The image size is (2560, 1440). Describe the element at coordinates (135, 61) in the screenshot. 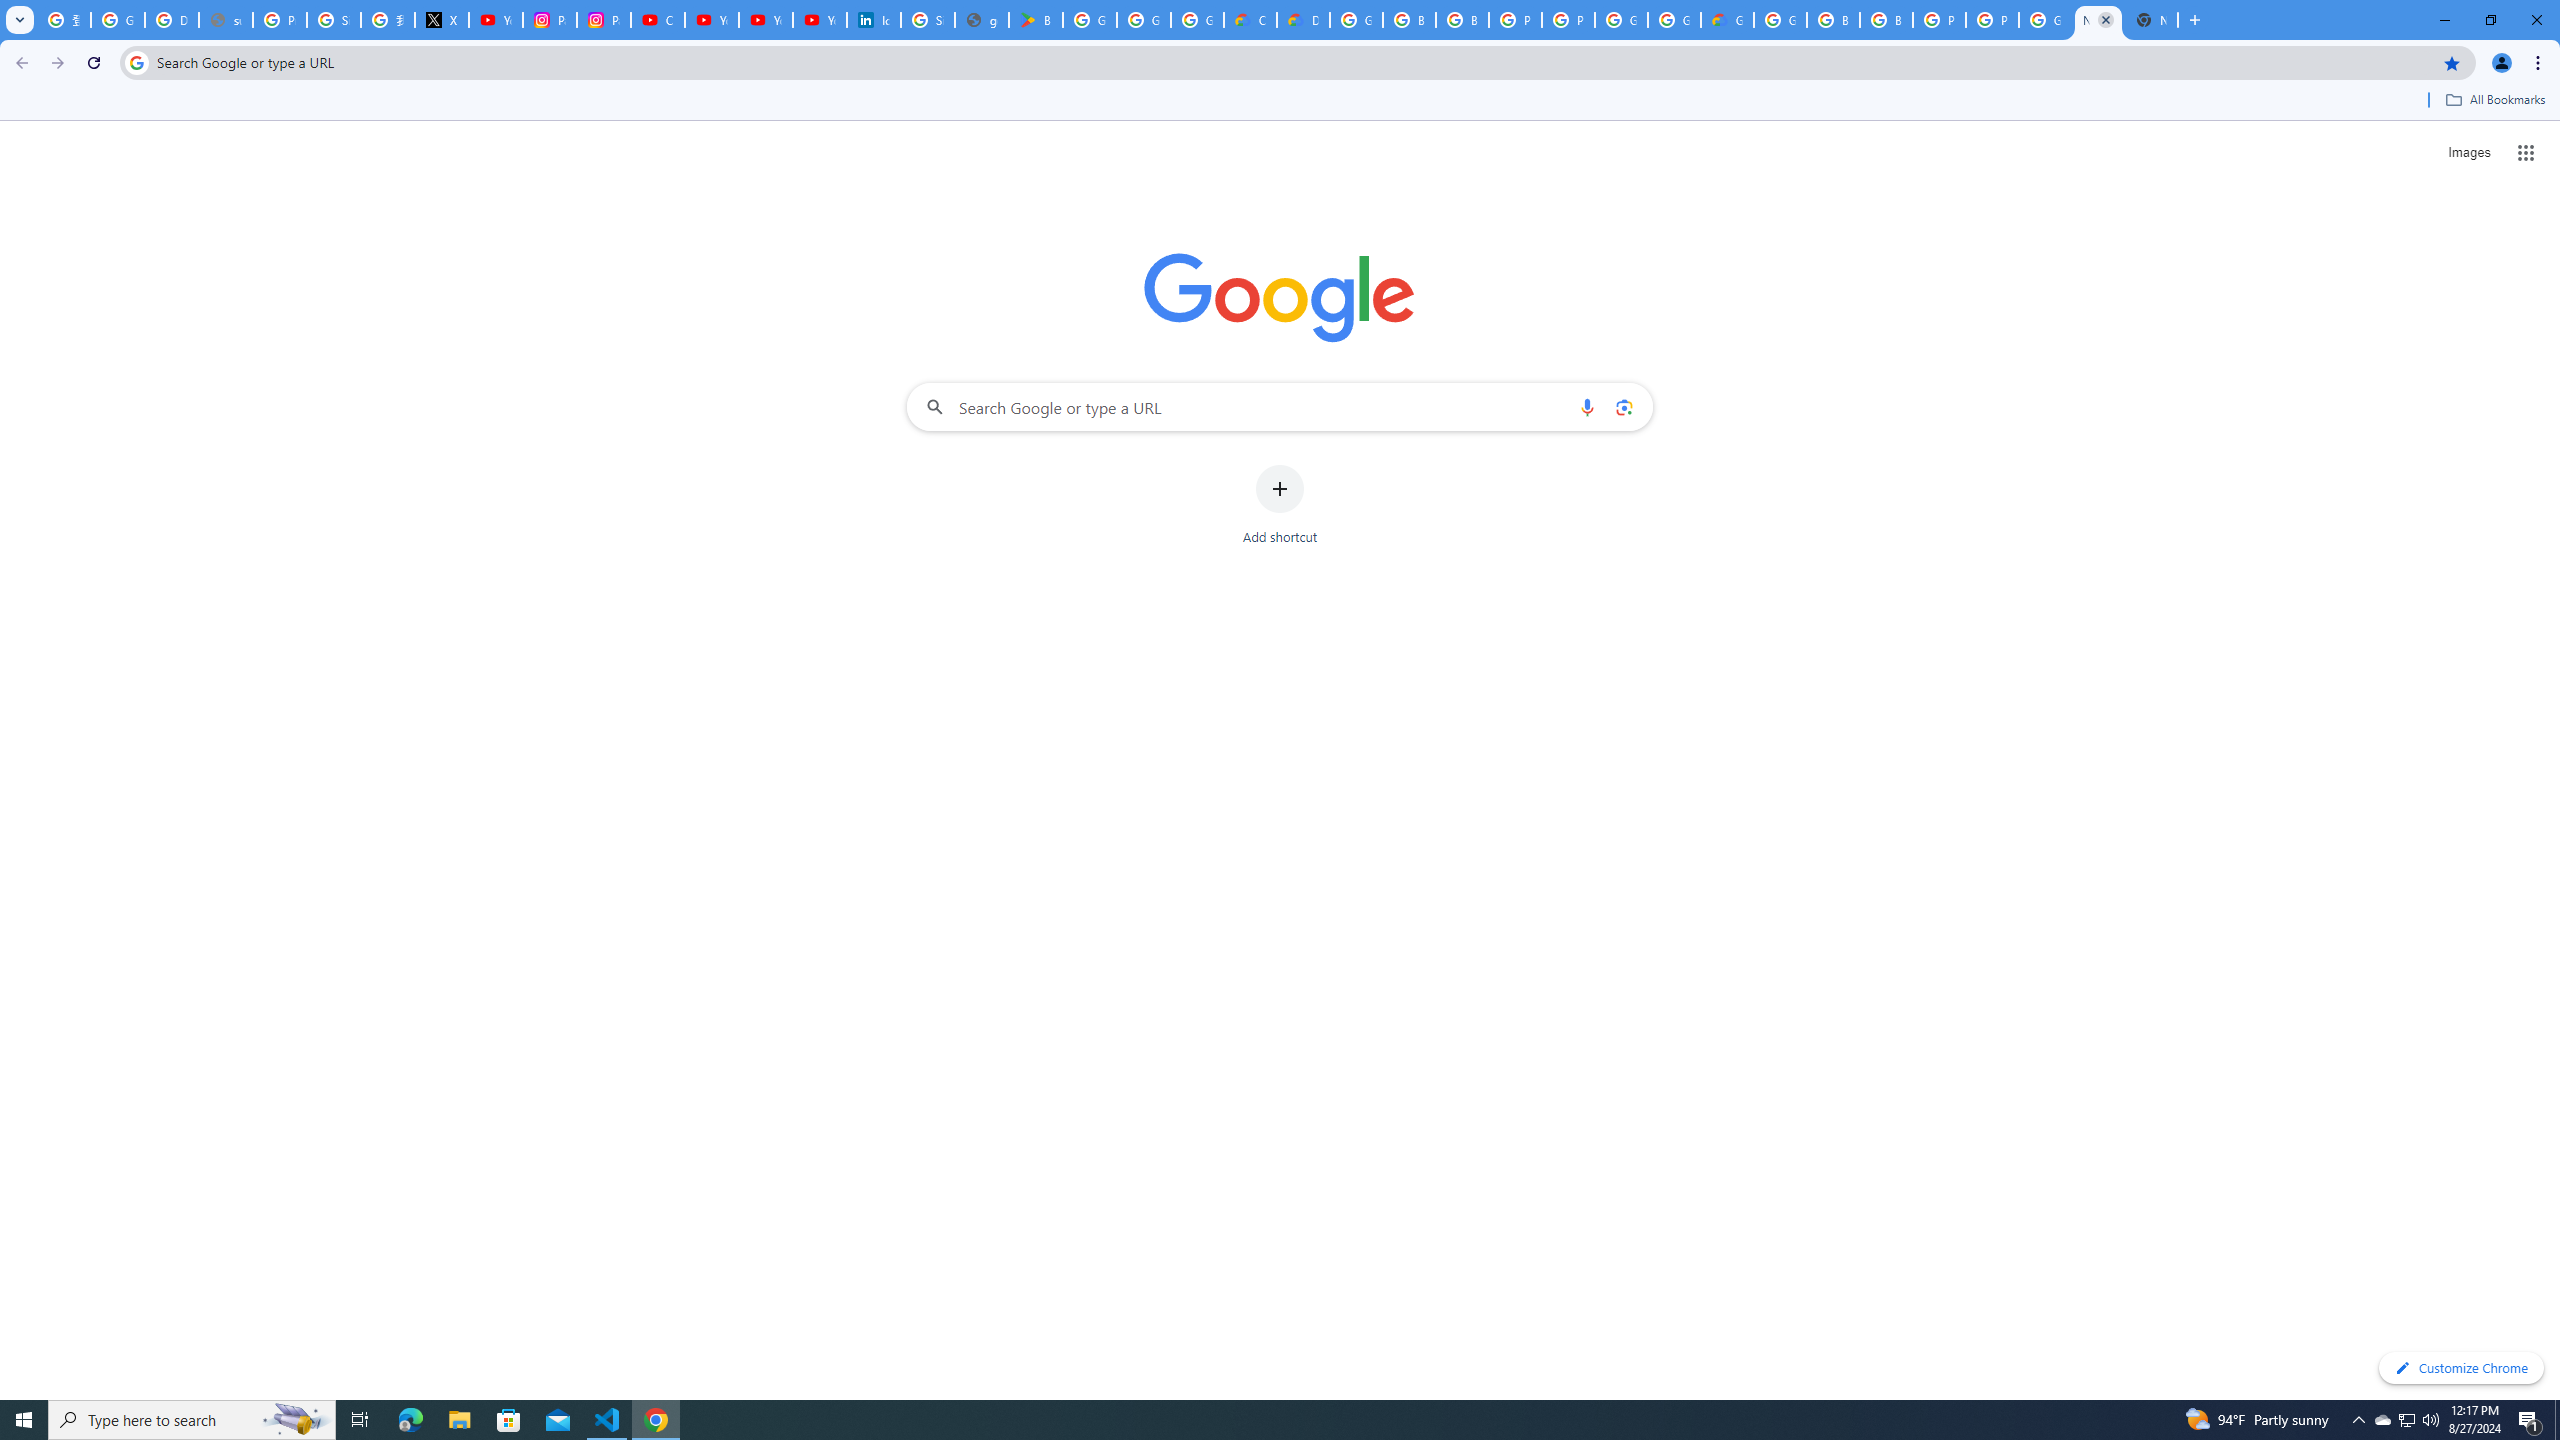

I see `'Search icon'` at that location.